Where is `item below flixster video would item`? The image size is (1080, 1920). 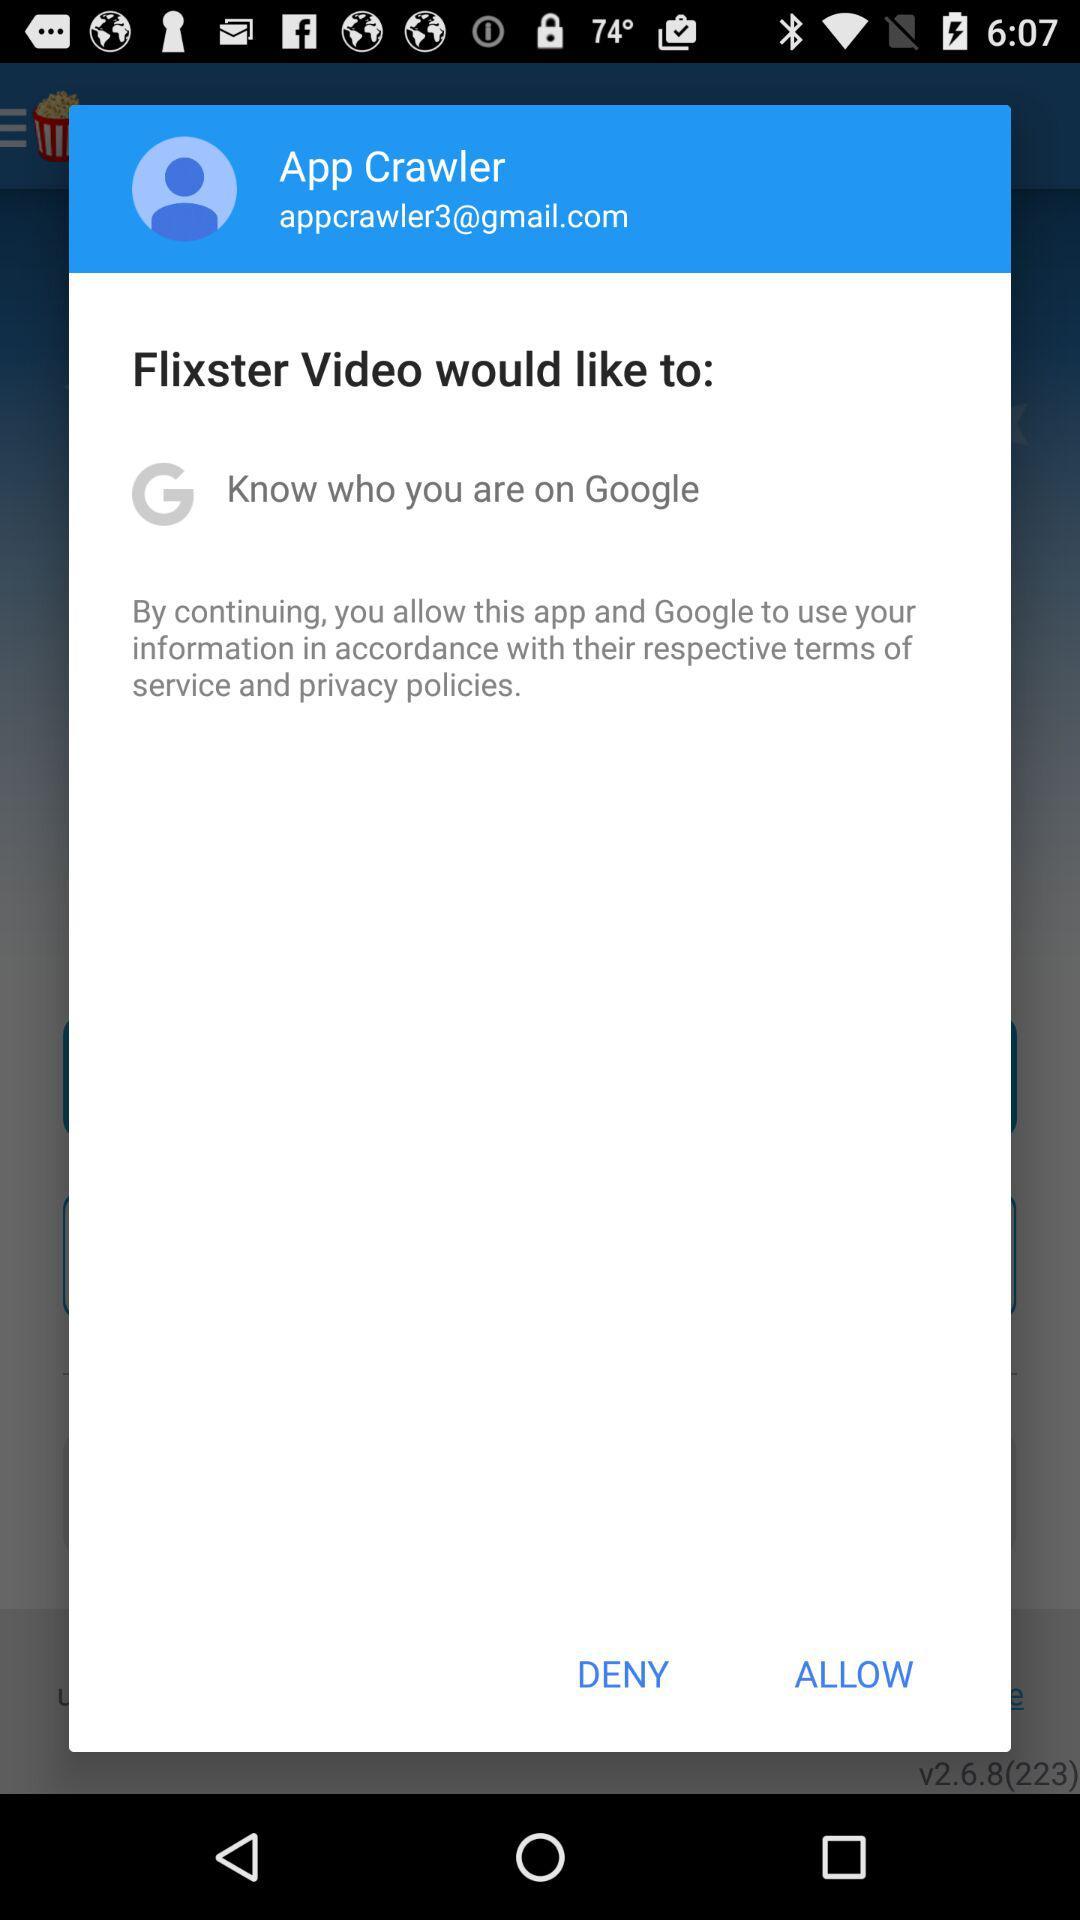 item below flixster video would item is located at coordinates (463, 487).